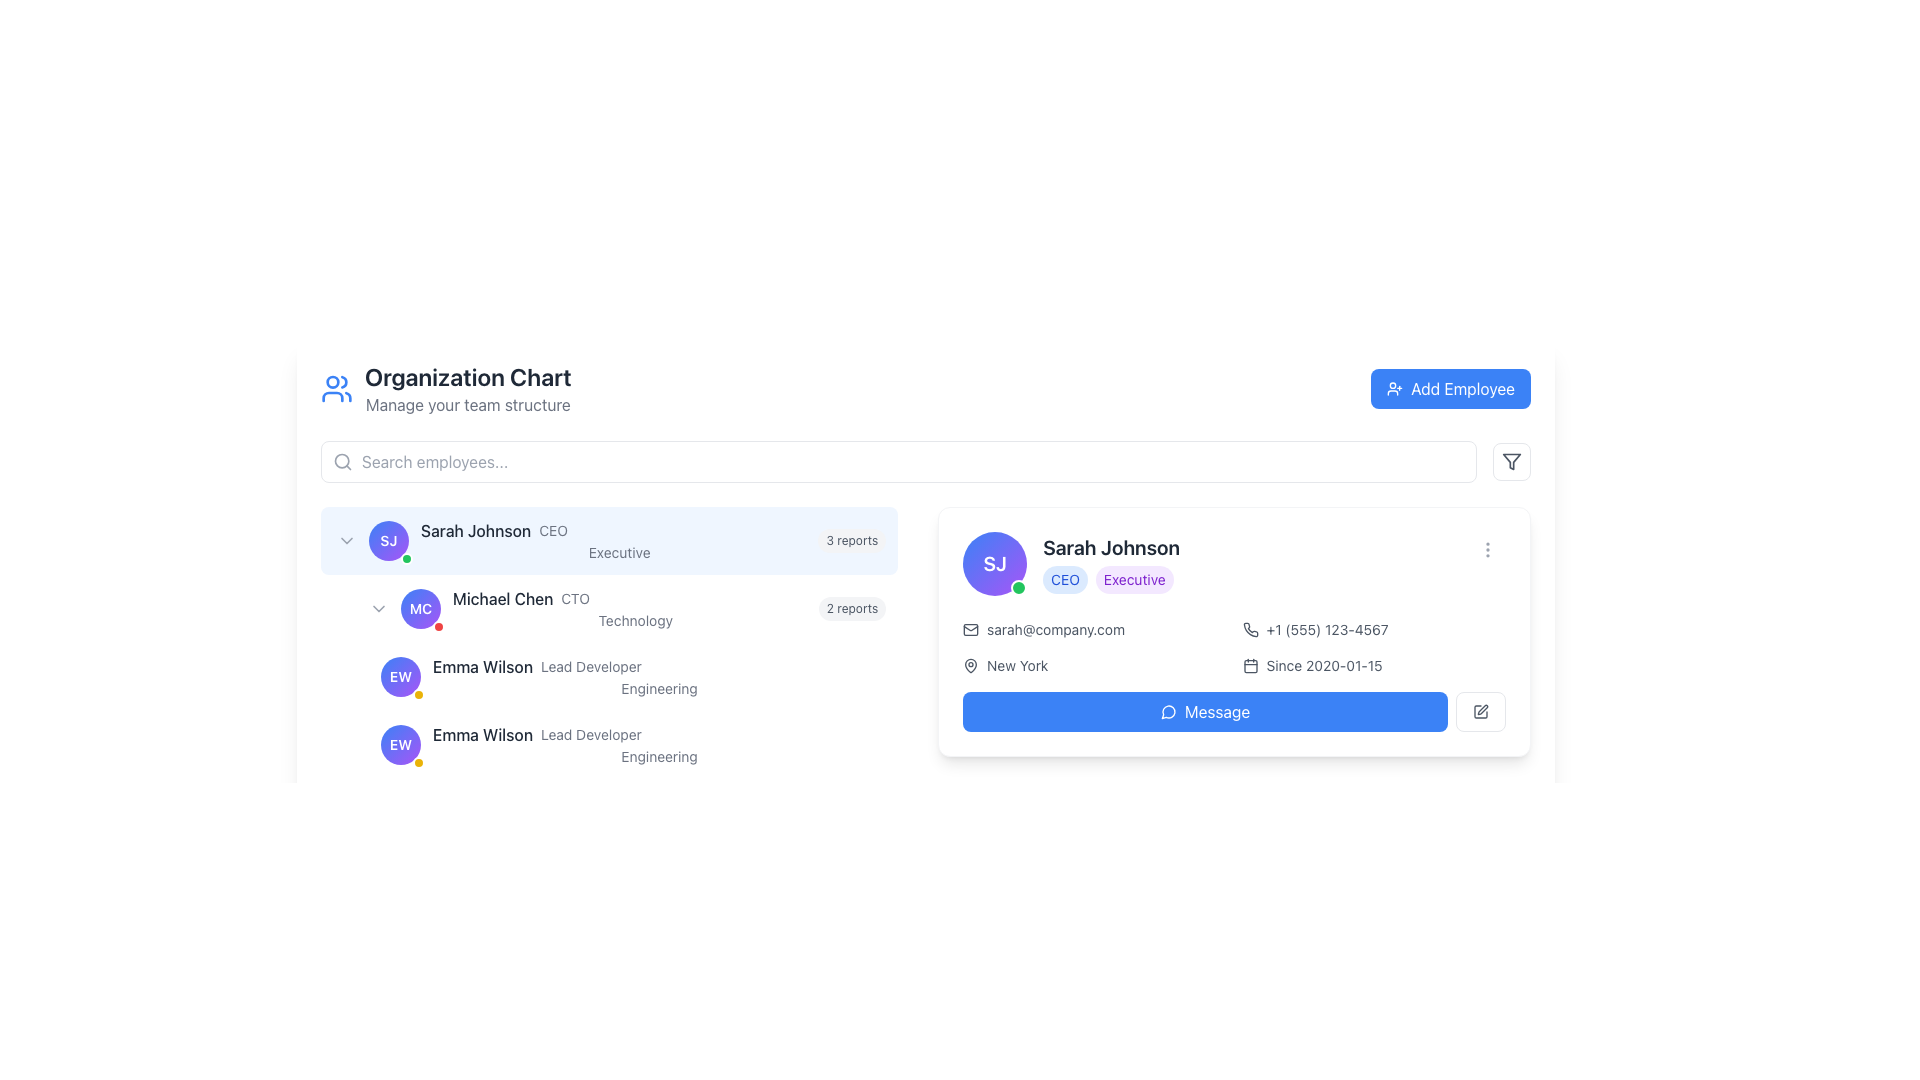  What do you see at coordinates (971, 666) in the screenshot?
I see `the map pin icon located to the left of the text 'New York' in the contact information panel of the detailed user card` at bounding box center [971, 666].